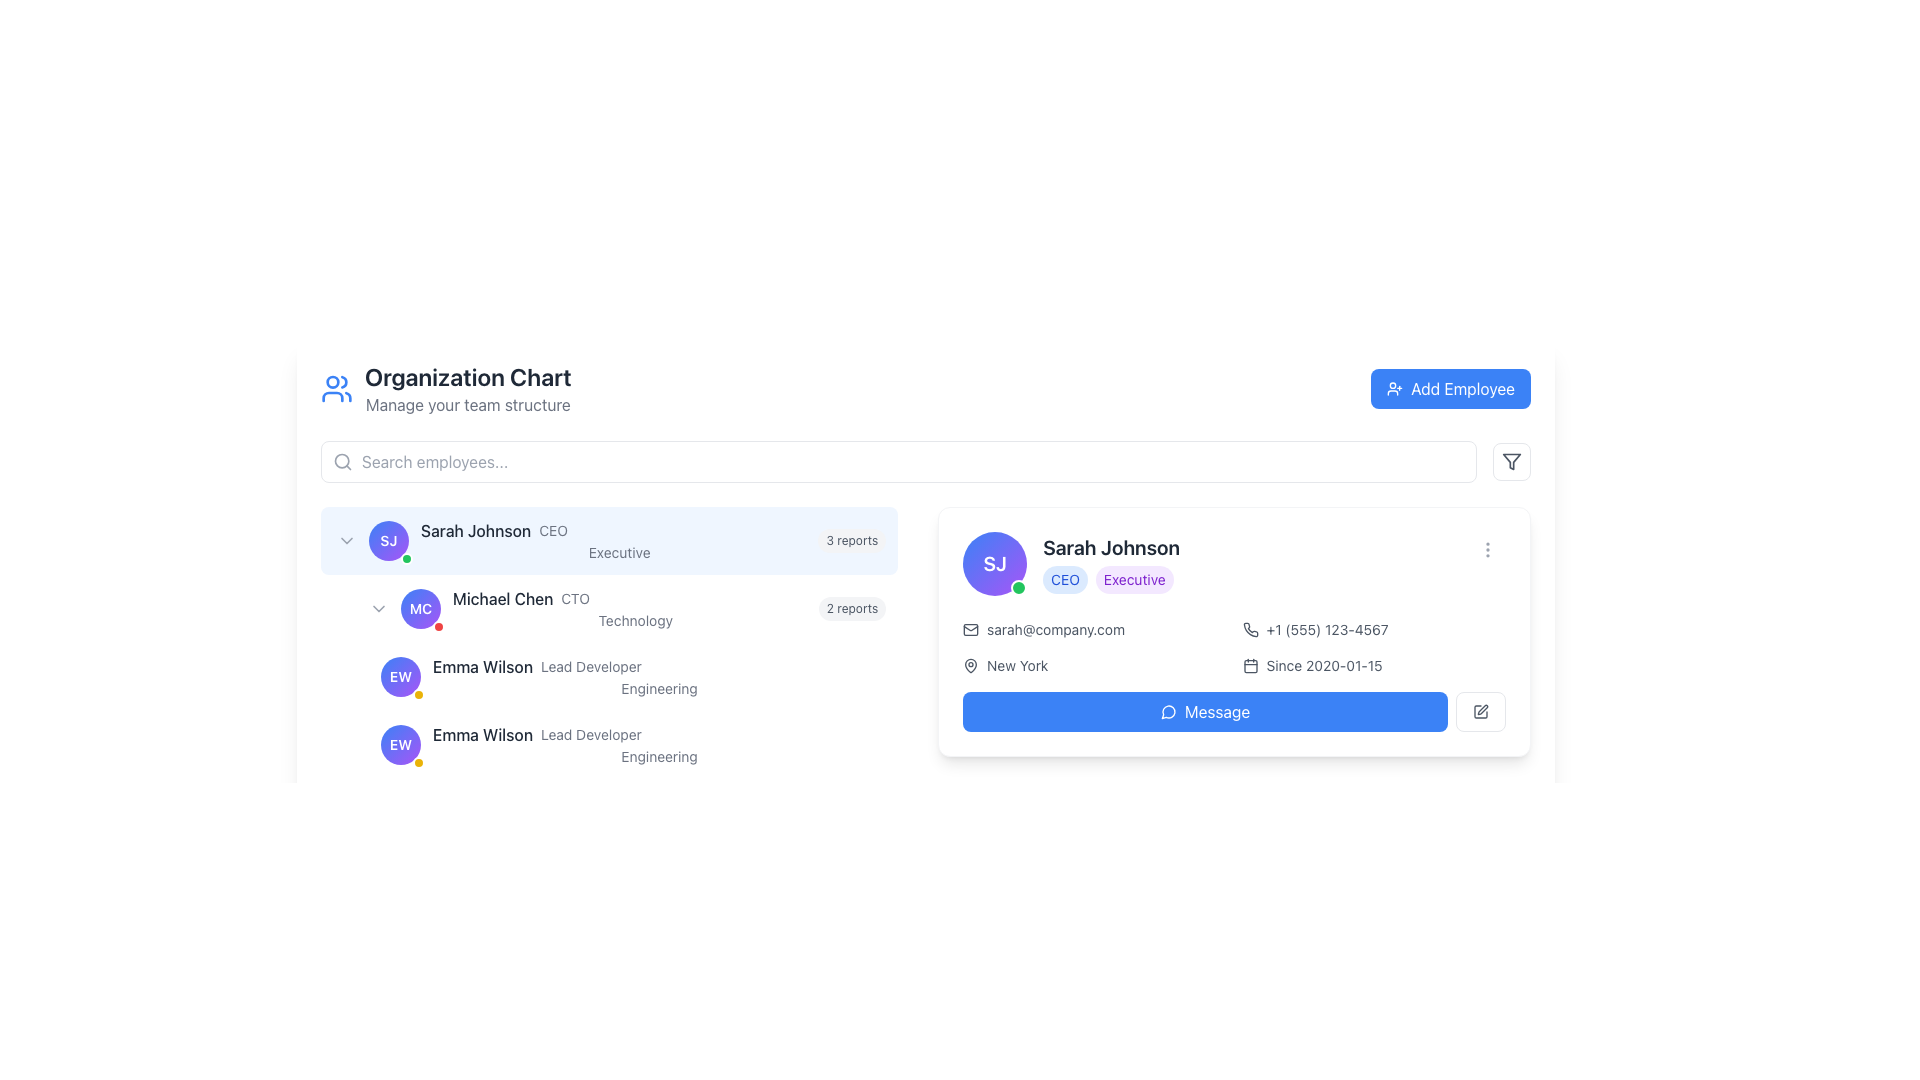  What do you see at coordinates (971, 666) in the screenshot?
I see `the map pin icon located to the left of the text 'New York' in the contact information panel of the detailed user card` at bounding box center [971, 666].